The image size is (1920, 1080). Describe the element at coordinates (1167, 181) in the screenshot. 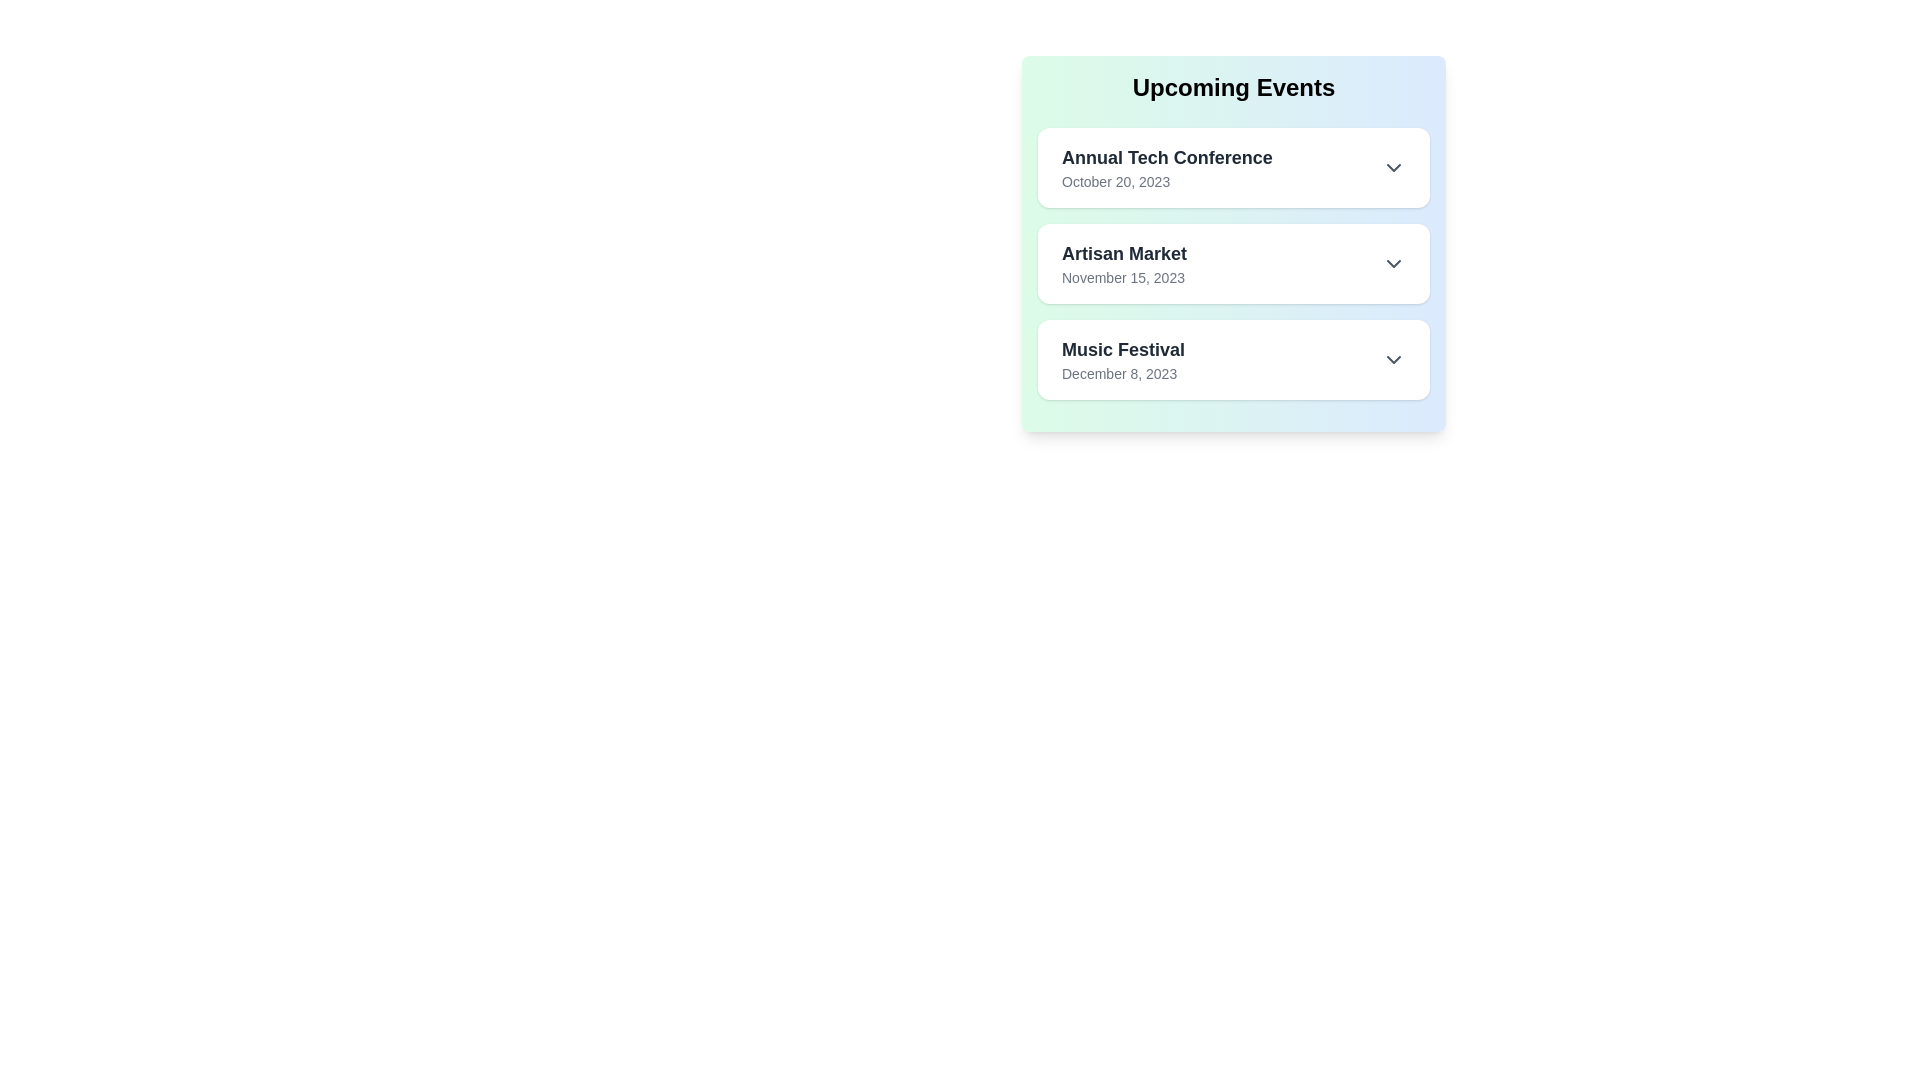

I see `the text label displaying the date 'October 20, 2023', which is styled in gray and positioned below the title 'Annual Tech Conference' in the 'Upcoming Events' list` at that location.